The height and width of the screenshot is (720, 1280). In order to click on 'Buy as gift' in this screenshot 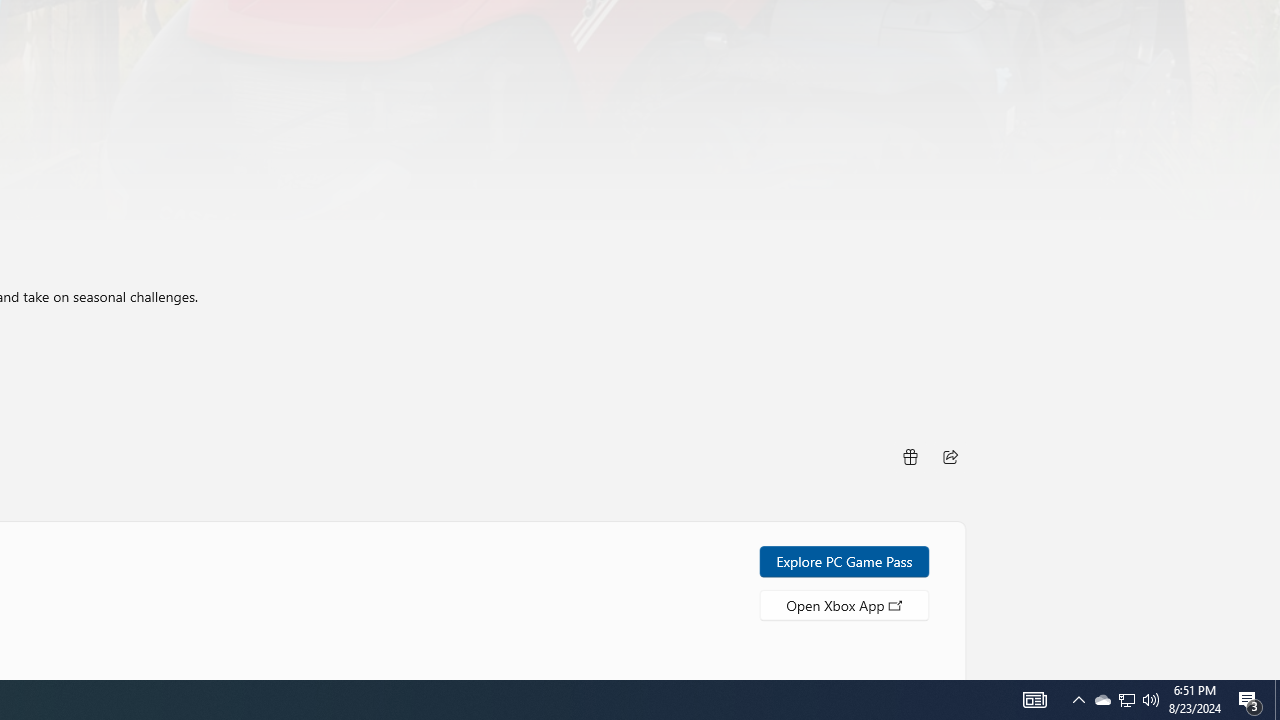, I will do `click(908, 456)`.